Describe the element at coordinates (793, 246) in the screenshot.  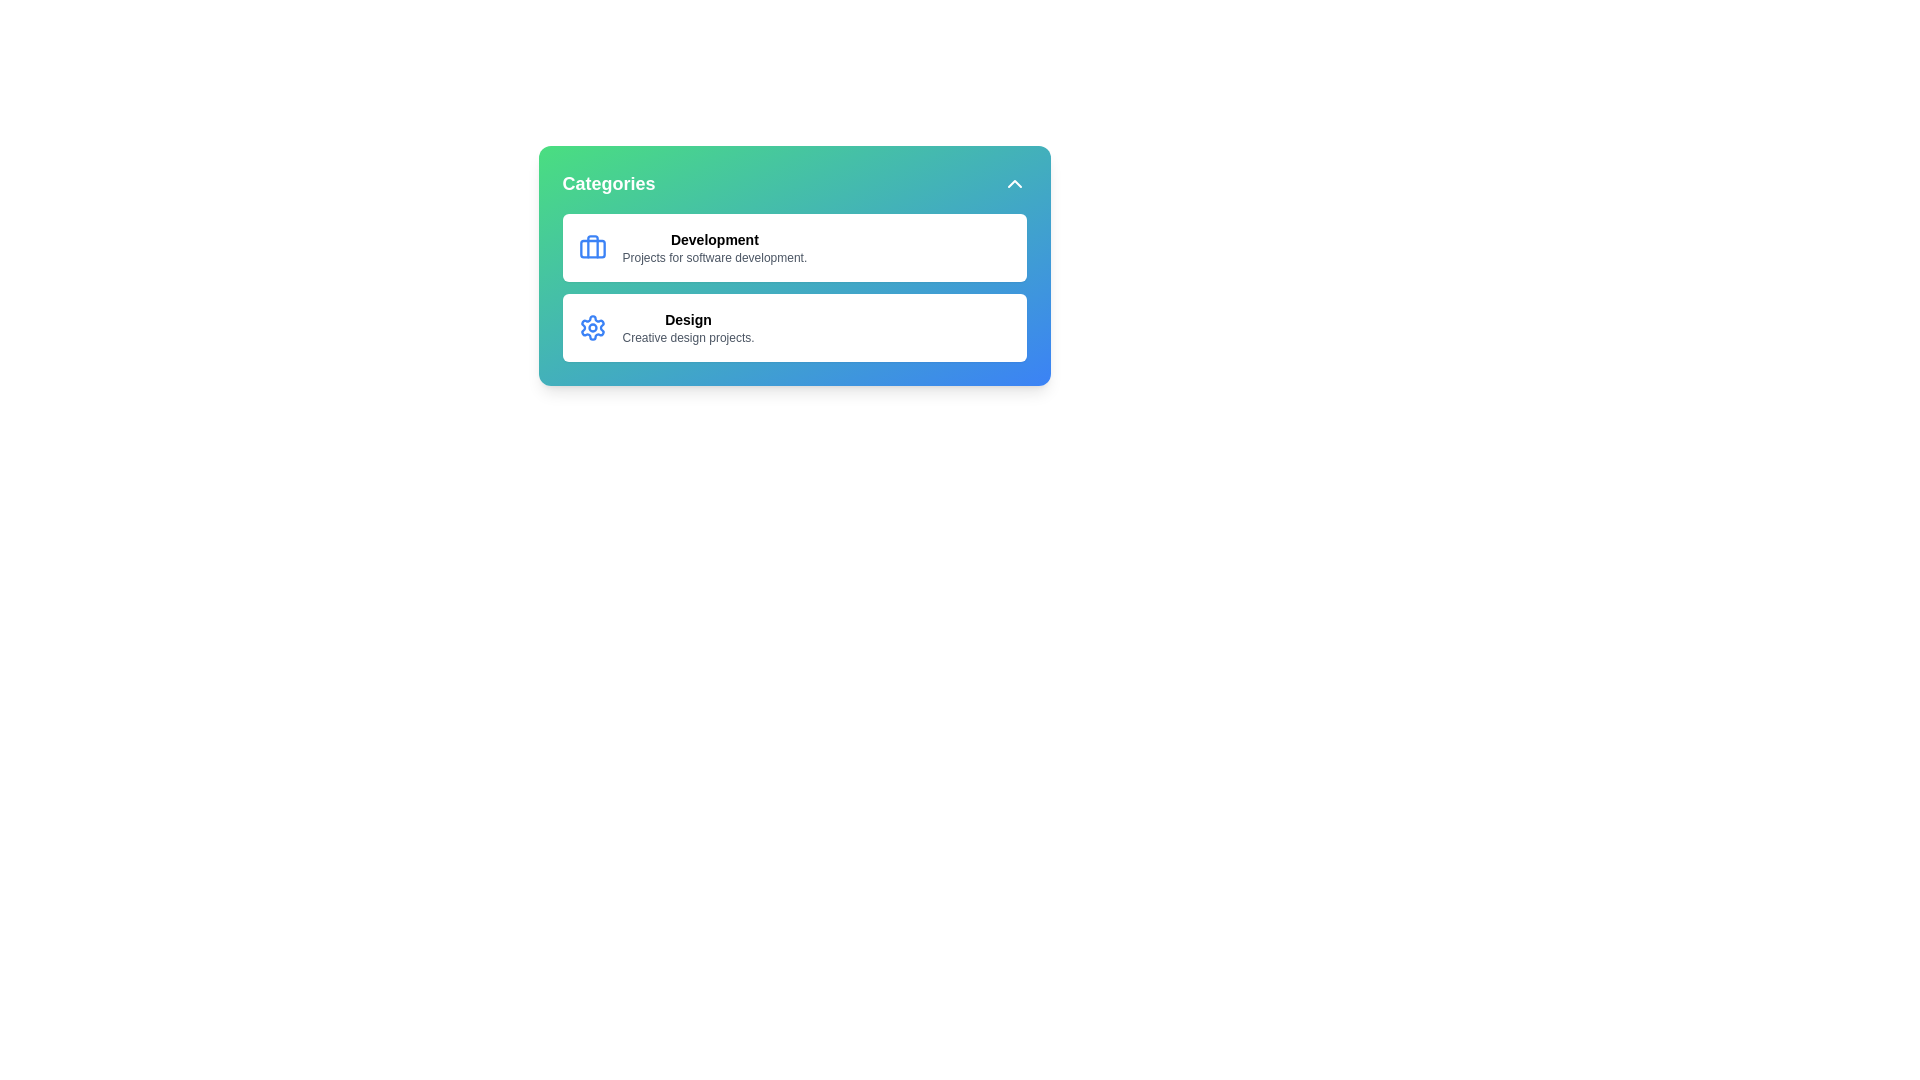
I see `the category Development to select it` at that location.